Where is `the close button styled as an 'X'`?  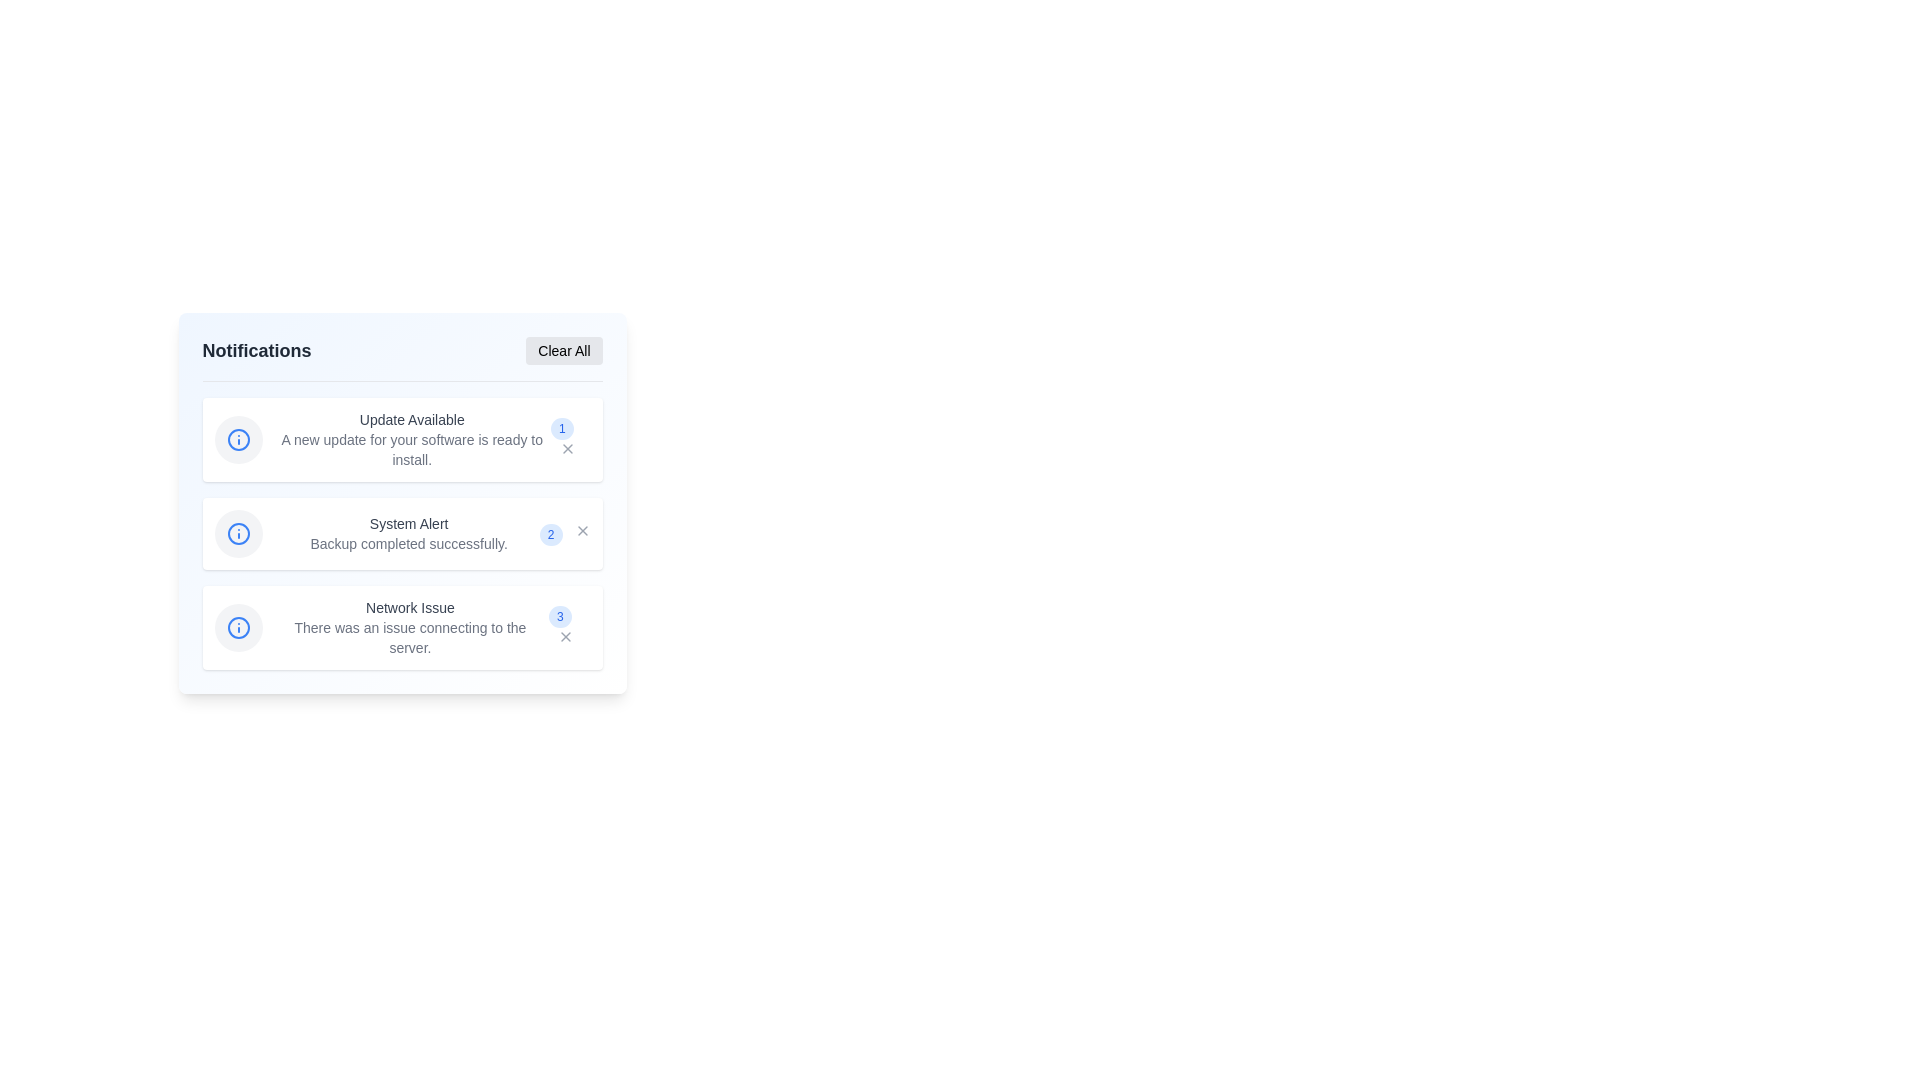 the close button styled as an 'X' is located at coordinates (566, 447).